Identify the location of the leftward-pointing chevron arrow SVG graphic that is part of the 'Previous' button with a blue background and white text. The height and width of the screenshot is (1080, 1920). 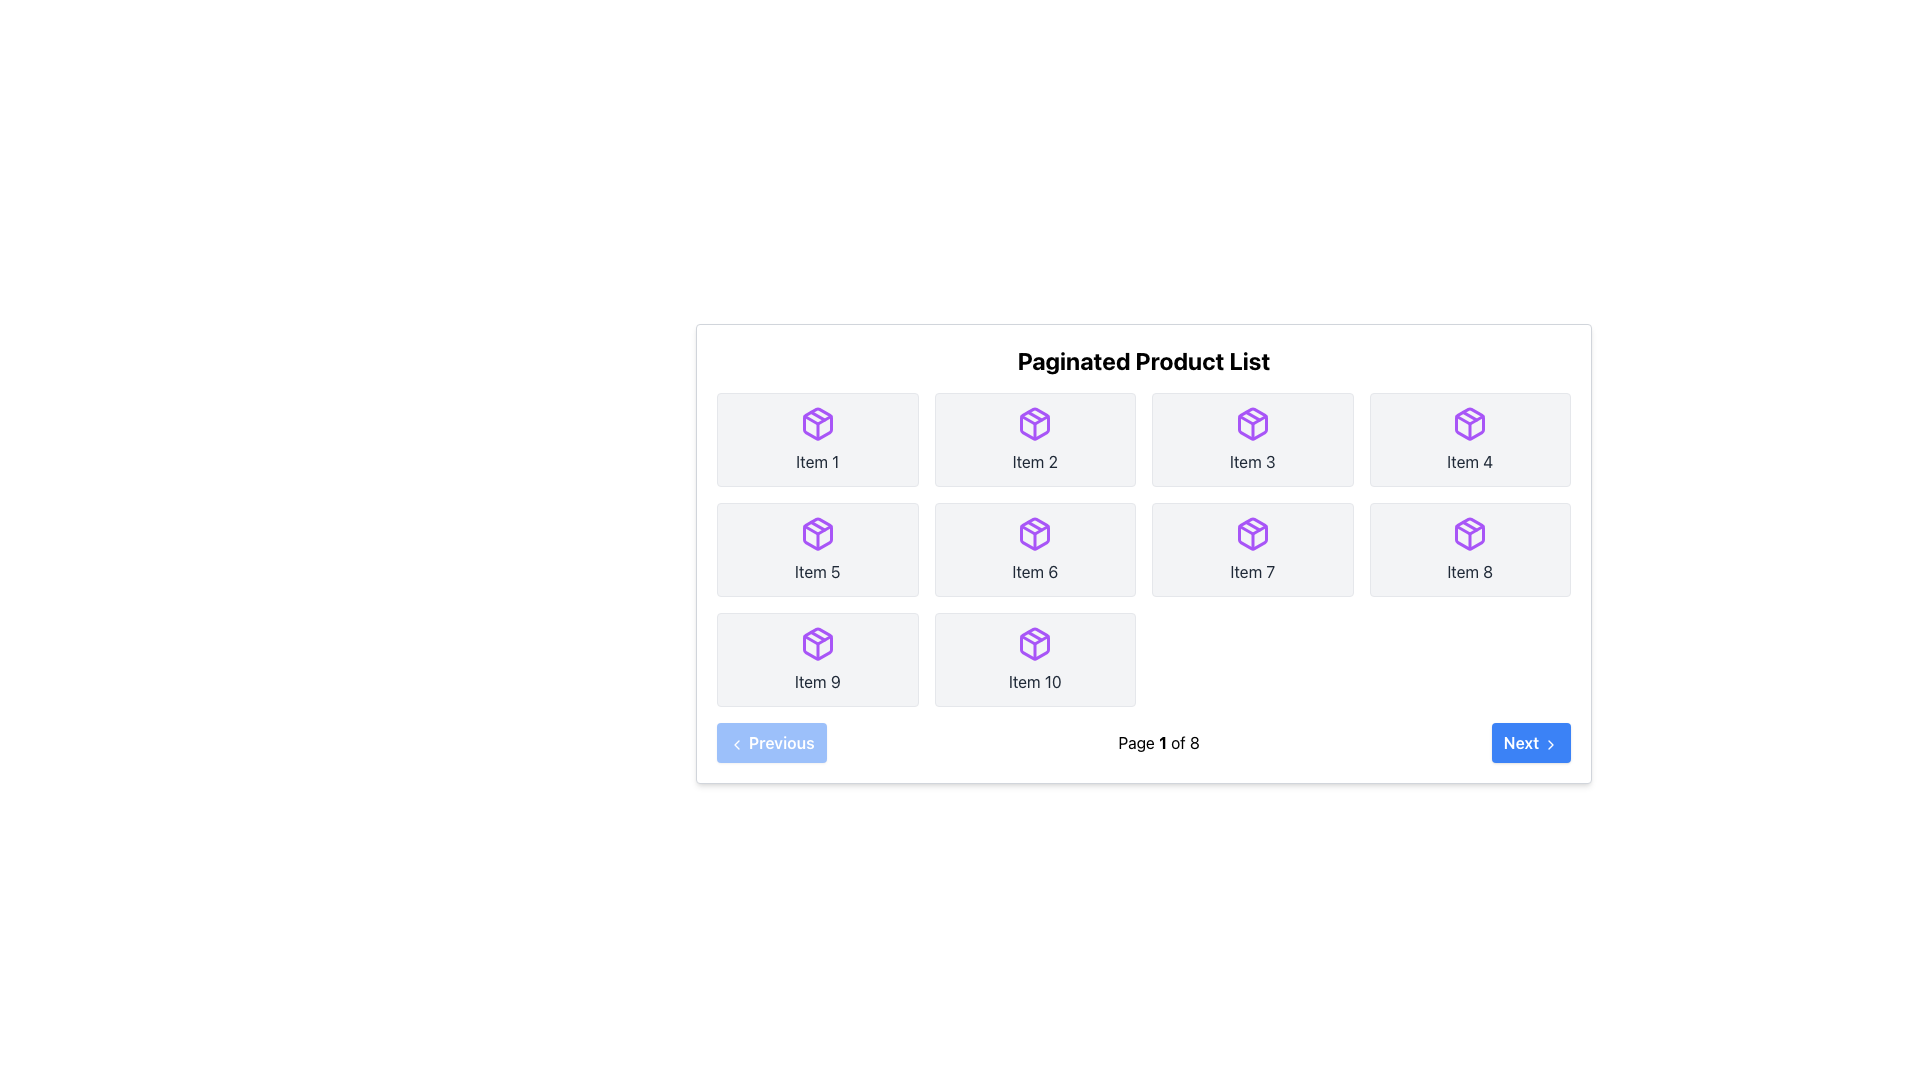
(736, 744).